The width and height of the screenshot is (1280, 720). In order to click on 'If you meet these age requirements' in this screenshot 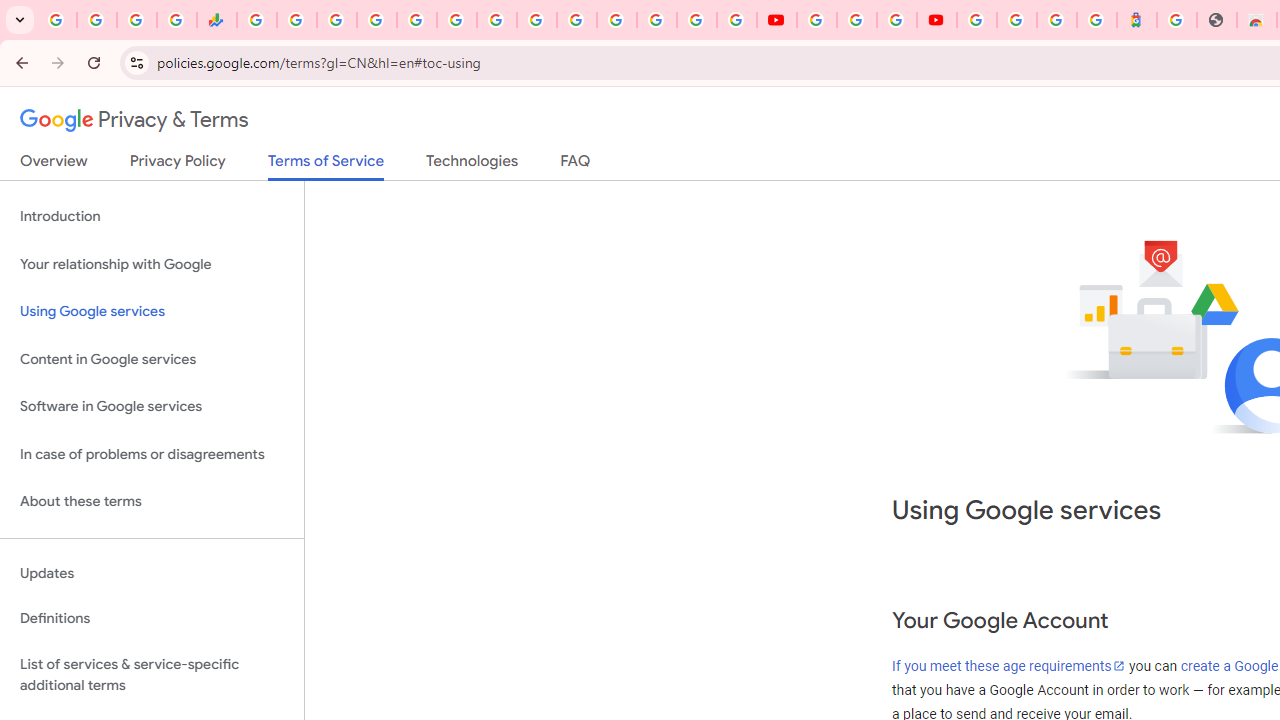, I will do `click(1009, 666)`.